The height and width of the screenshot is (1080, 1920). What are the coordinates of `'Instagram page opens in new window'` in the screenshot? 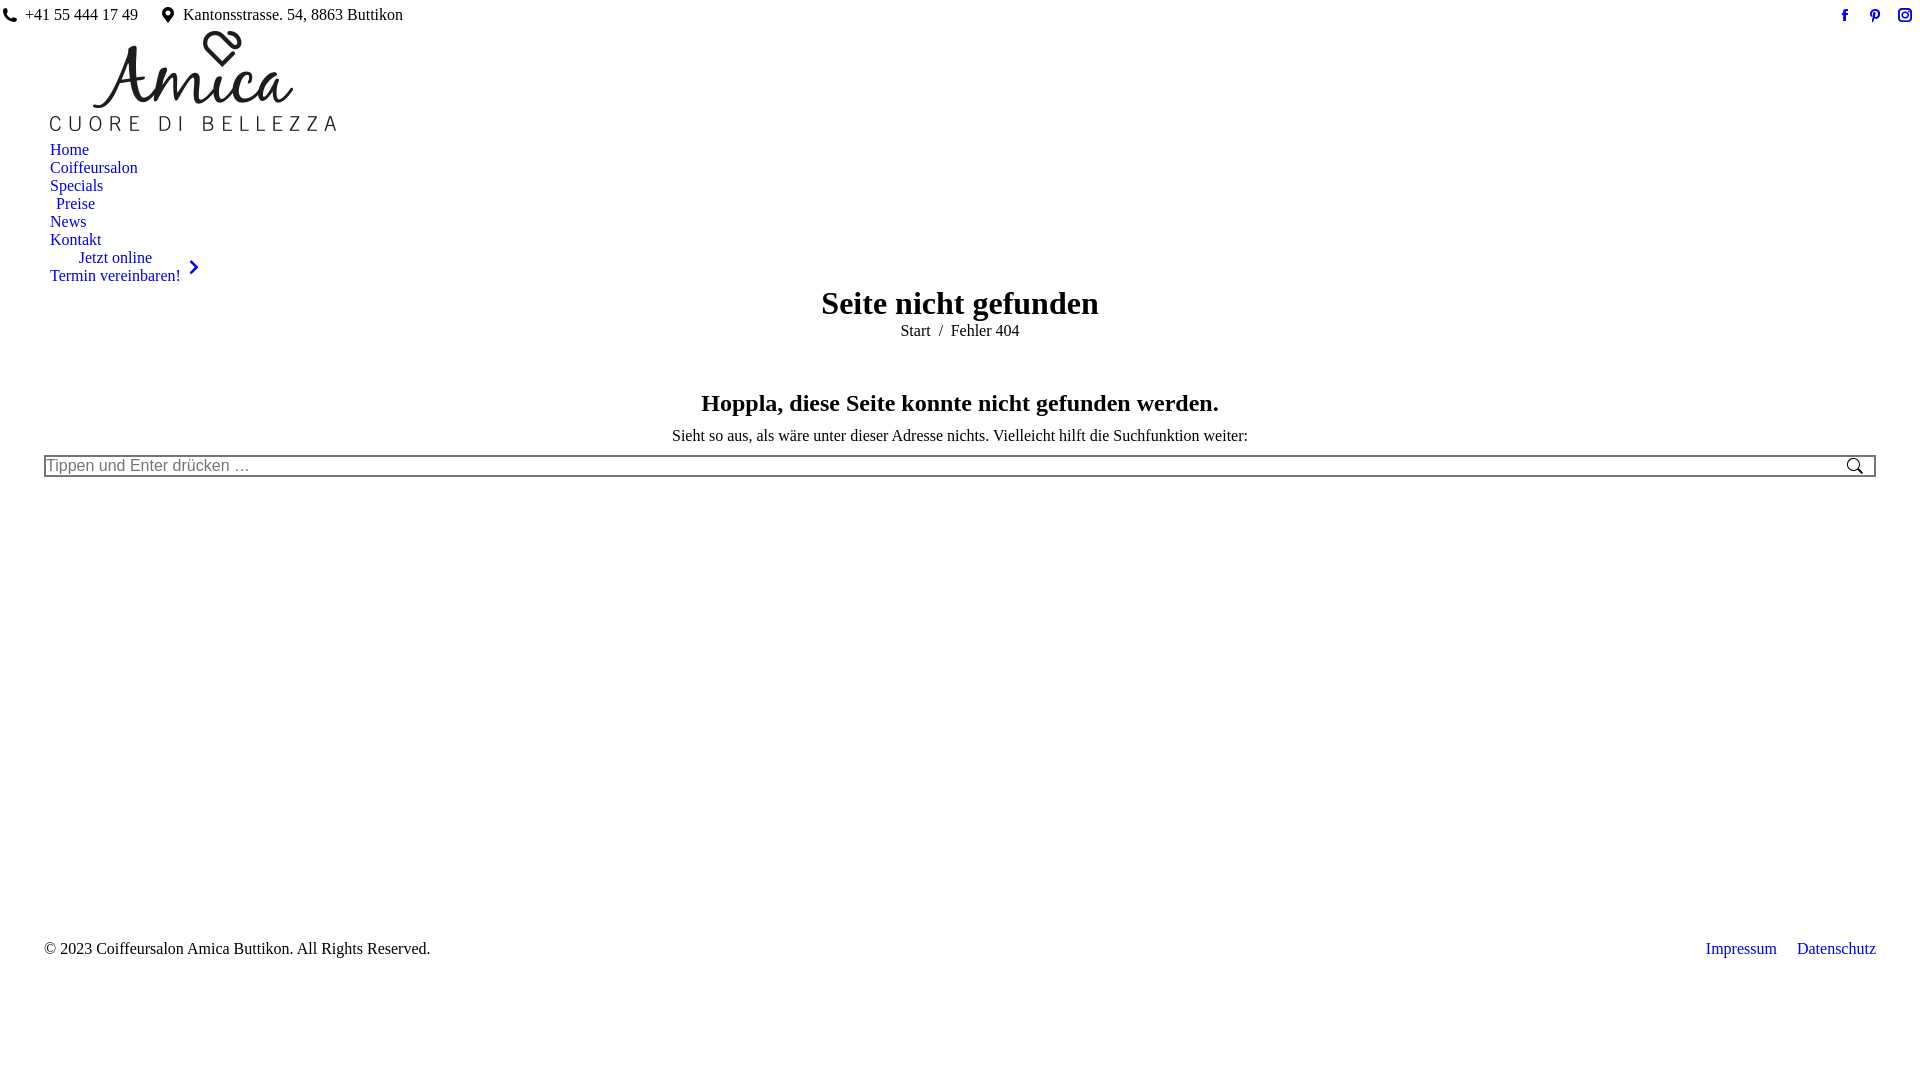 It's located at (1904, 15).